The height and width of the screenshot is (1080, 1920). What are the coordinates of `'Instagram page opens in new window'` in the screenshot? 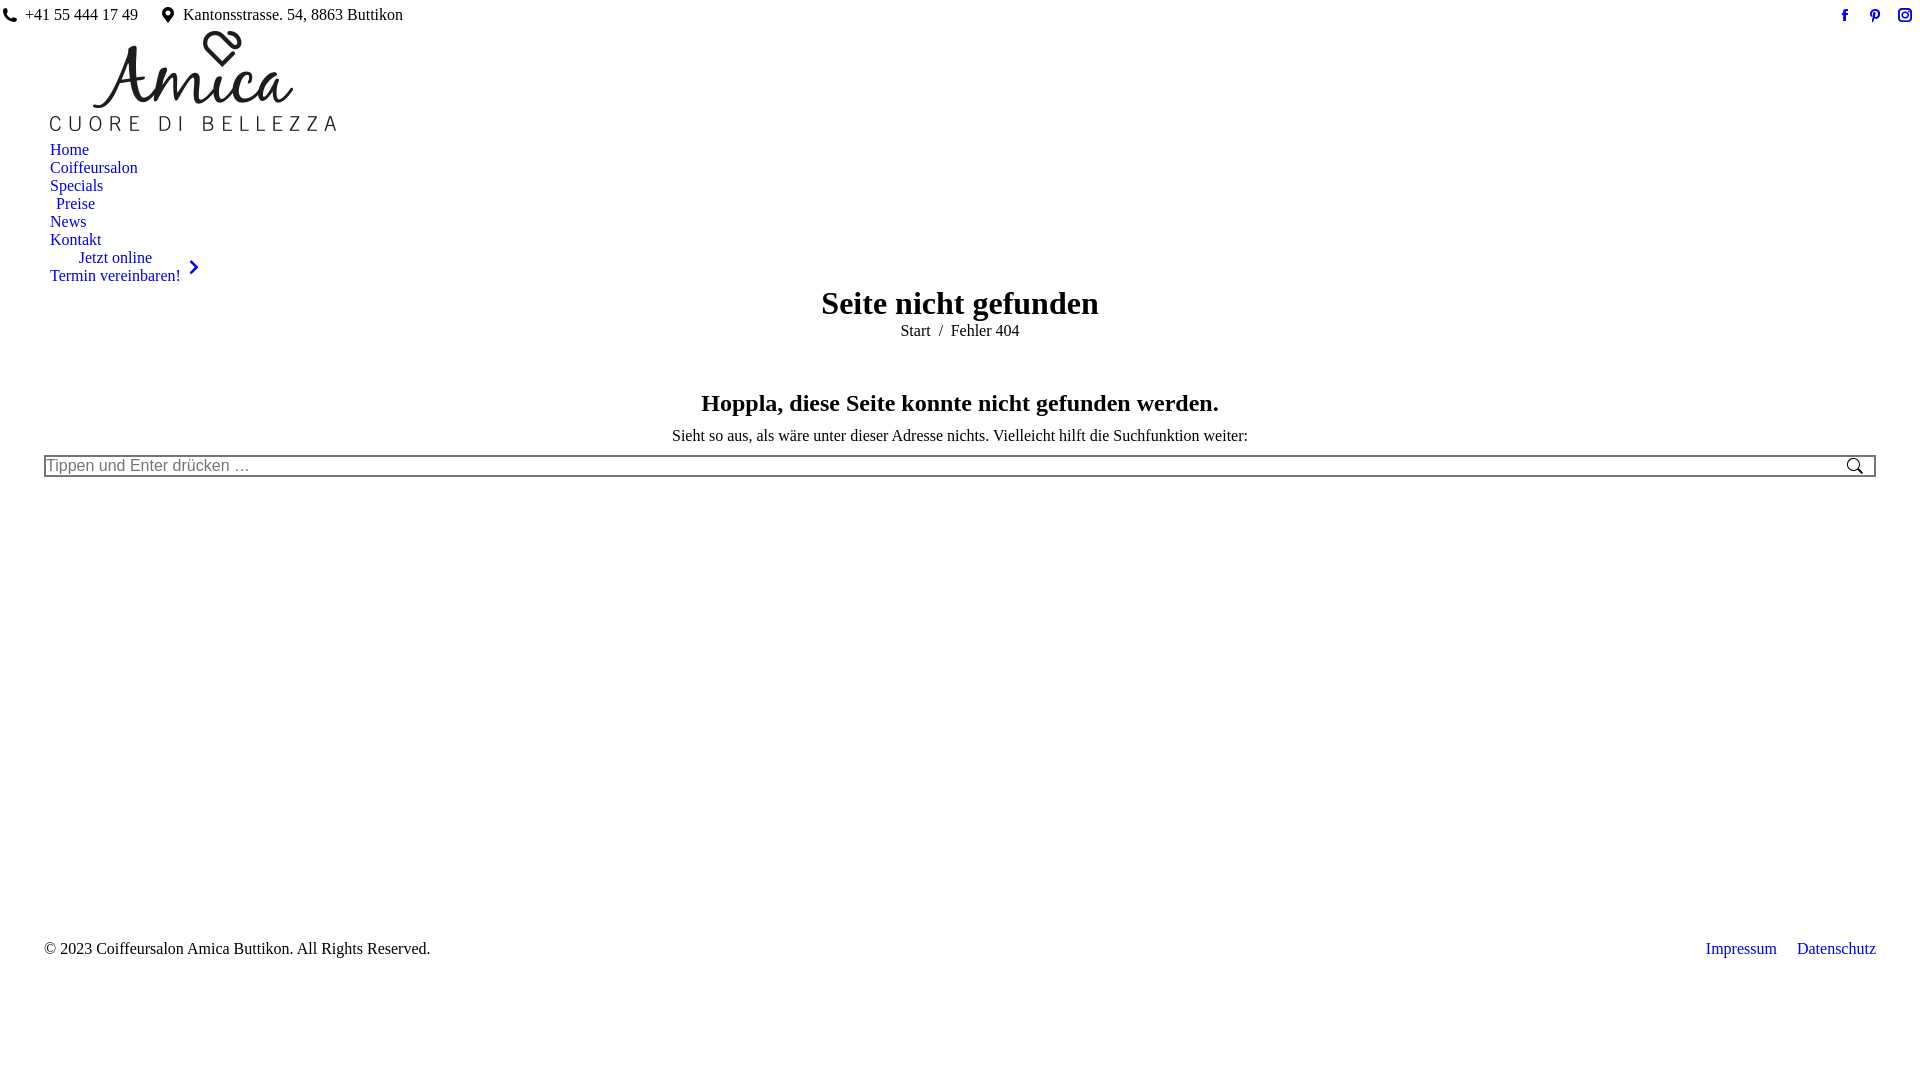 It's located at (1904, 15).